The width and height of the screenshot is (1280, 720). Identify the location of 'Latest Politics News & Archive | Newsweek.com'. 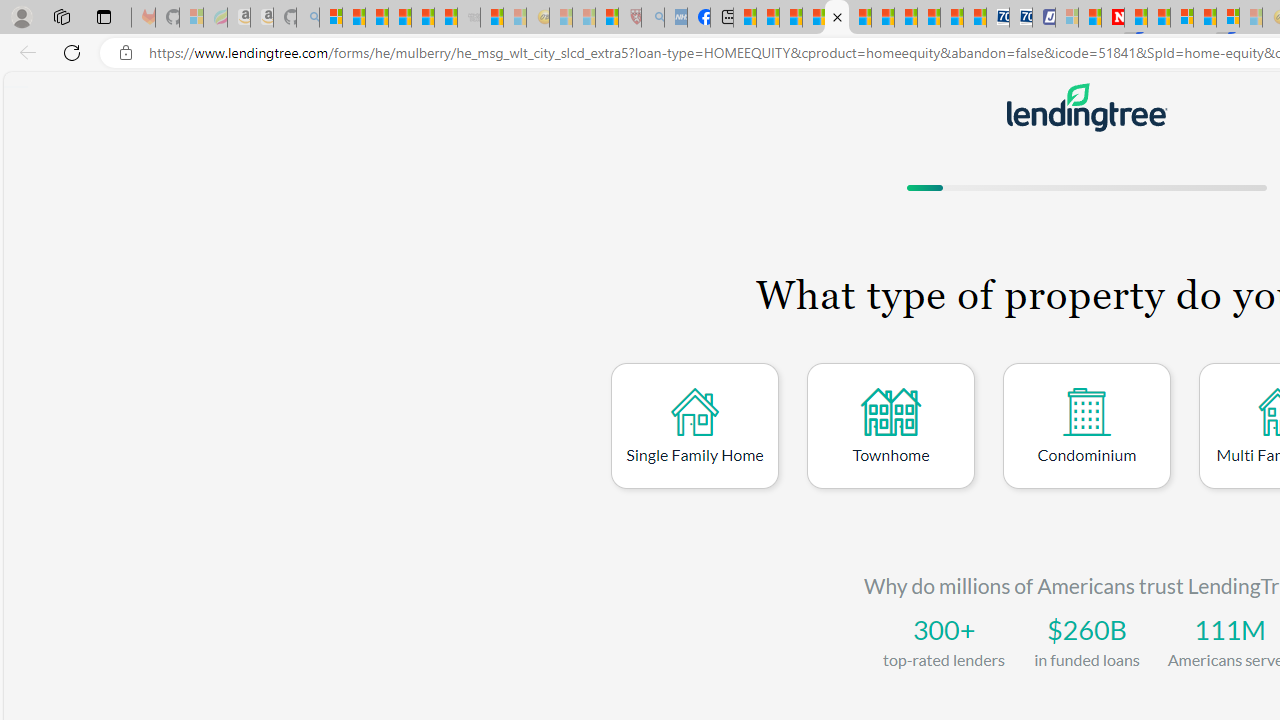
(1111, 17).